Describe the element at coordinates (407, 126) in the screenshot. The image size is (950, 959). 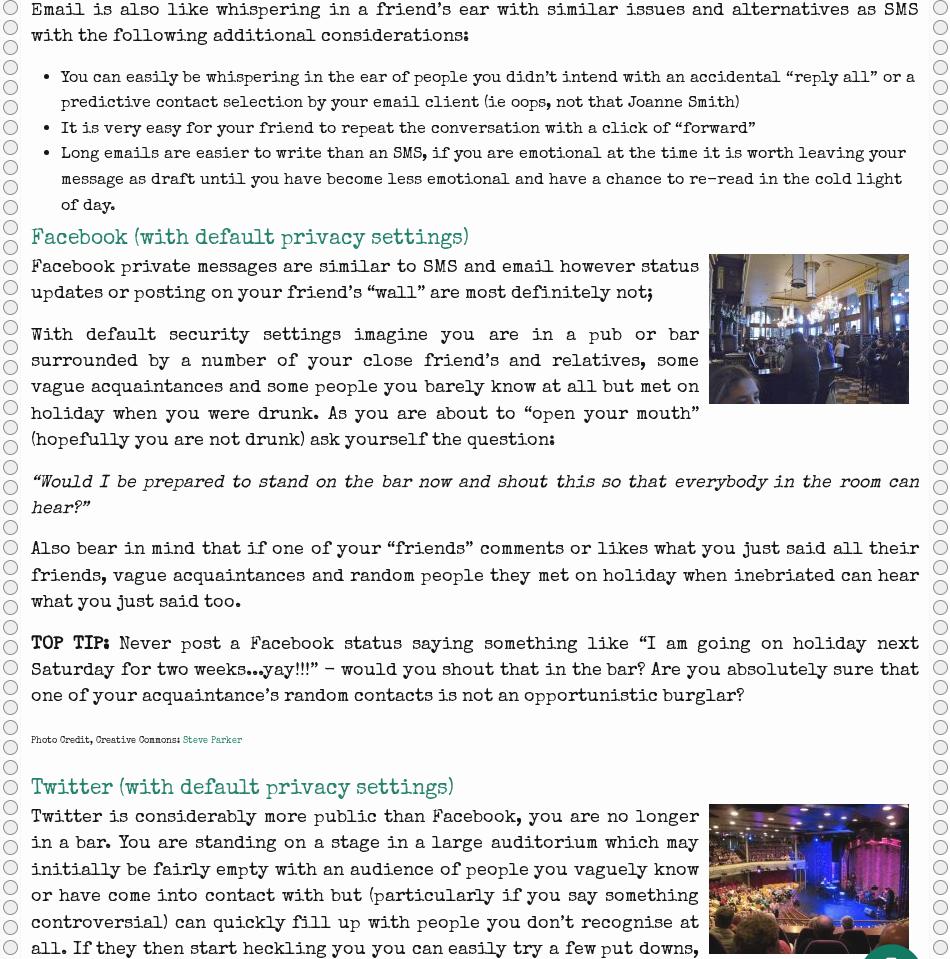
I see `'It is very easy for your friend to repeat the conversation with a click of “forward”'` at that location.